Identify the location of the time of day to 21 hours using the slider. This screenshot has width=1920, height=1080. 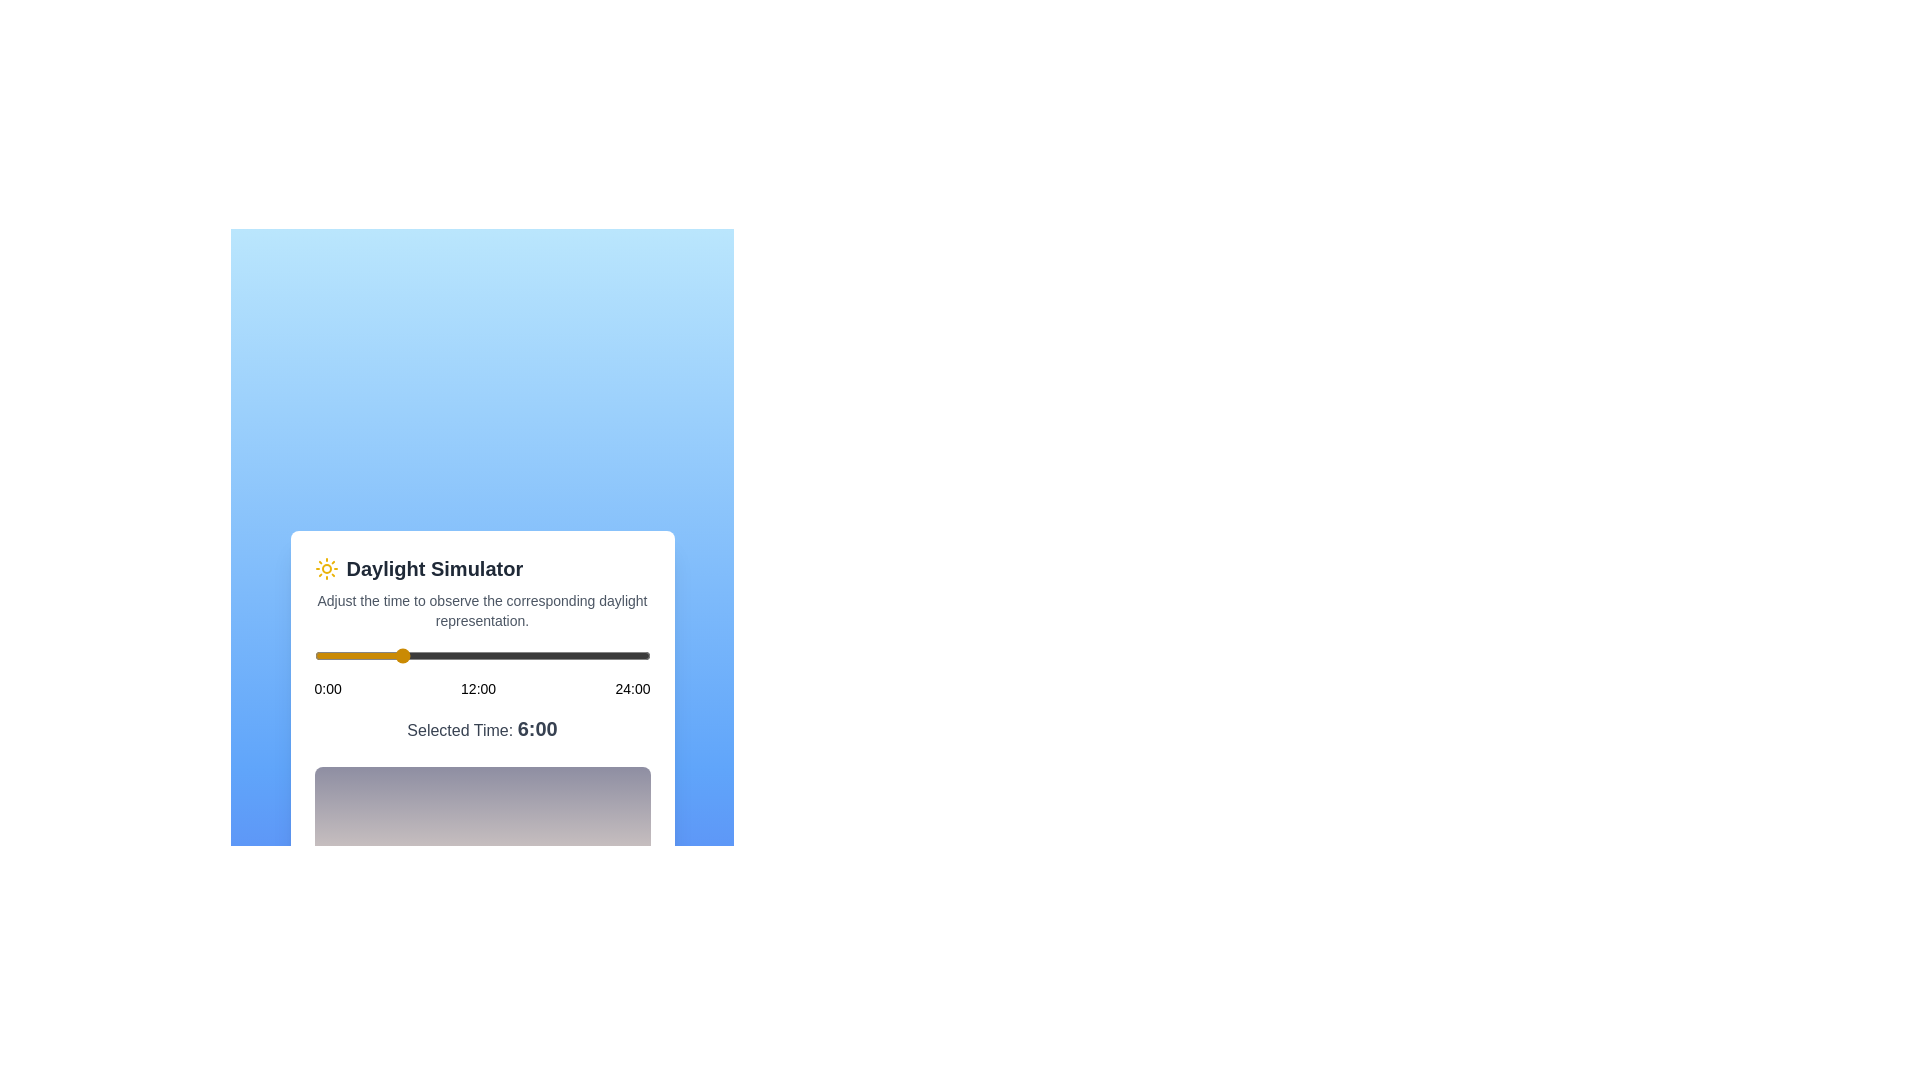
(607, 655).